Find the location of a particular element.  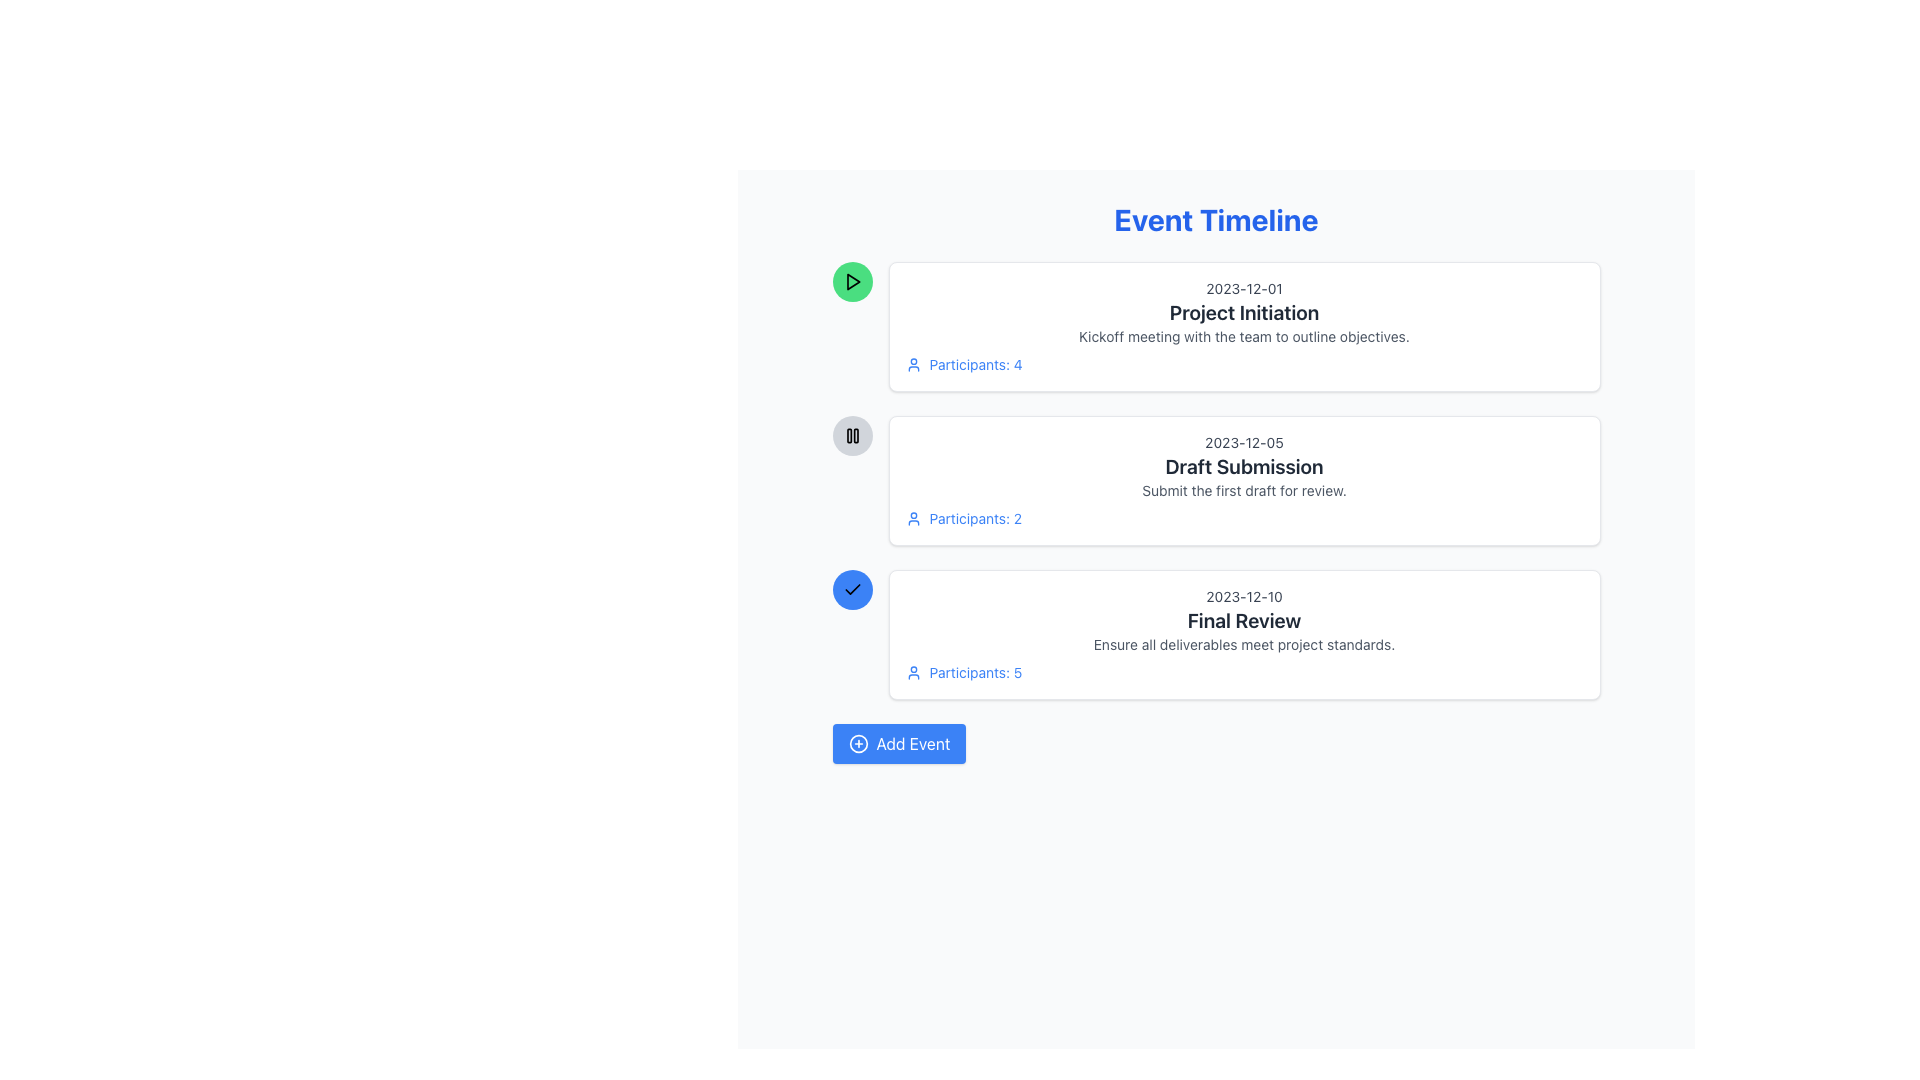

the 'Final Review' card element, which is the third item in a vertical list of event entries is located at coordinates (1243, 635).